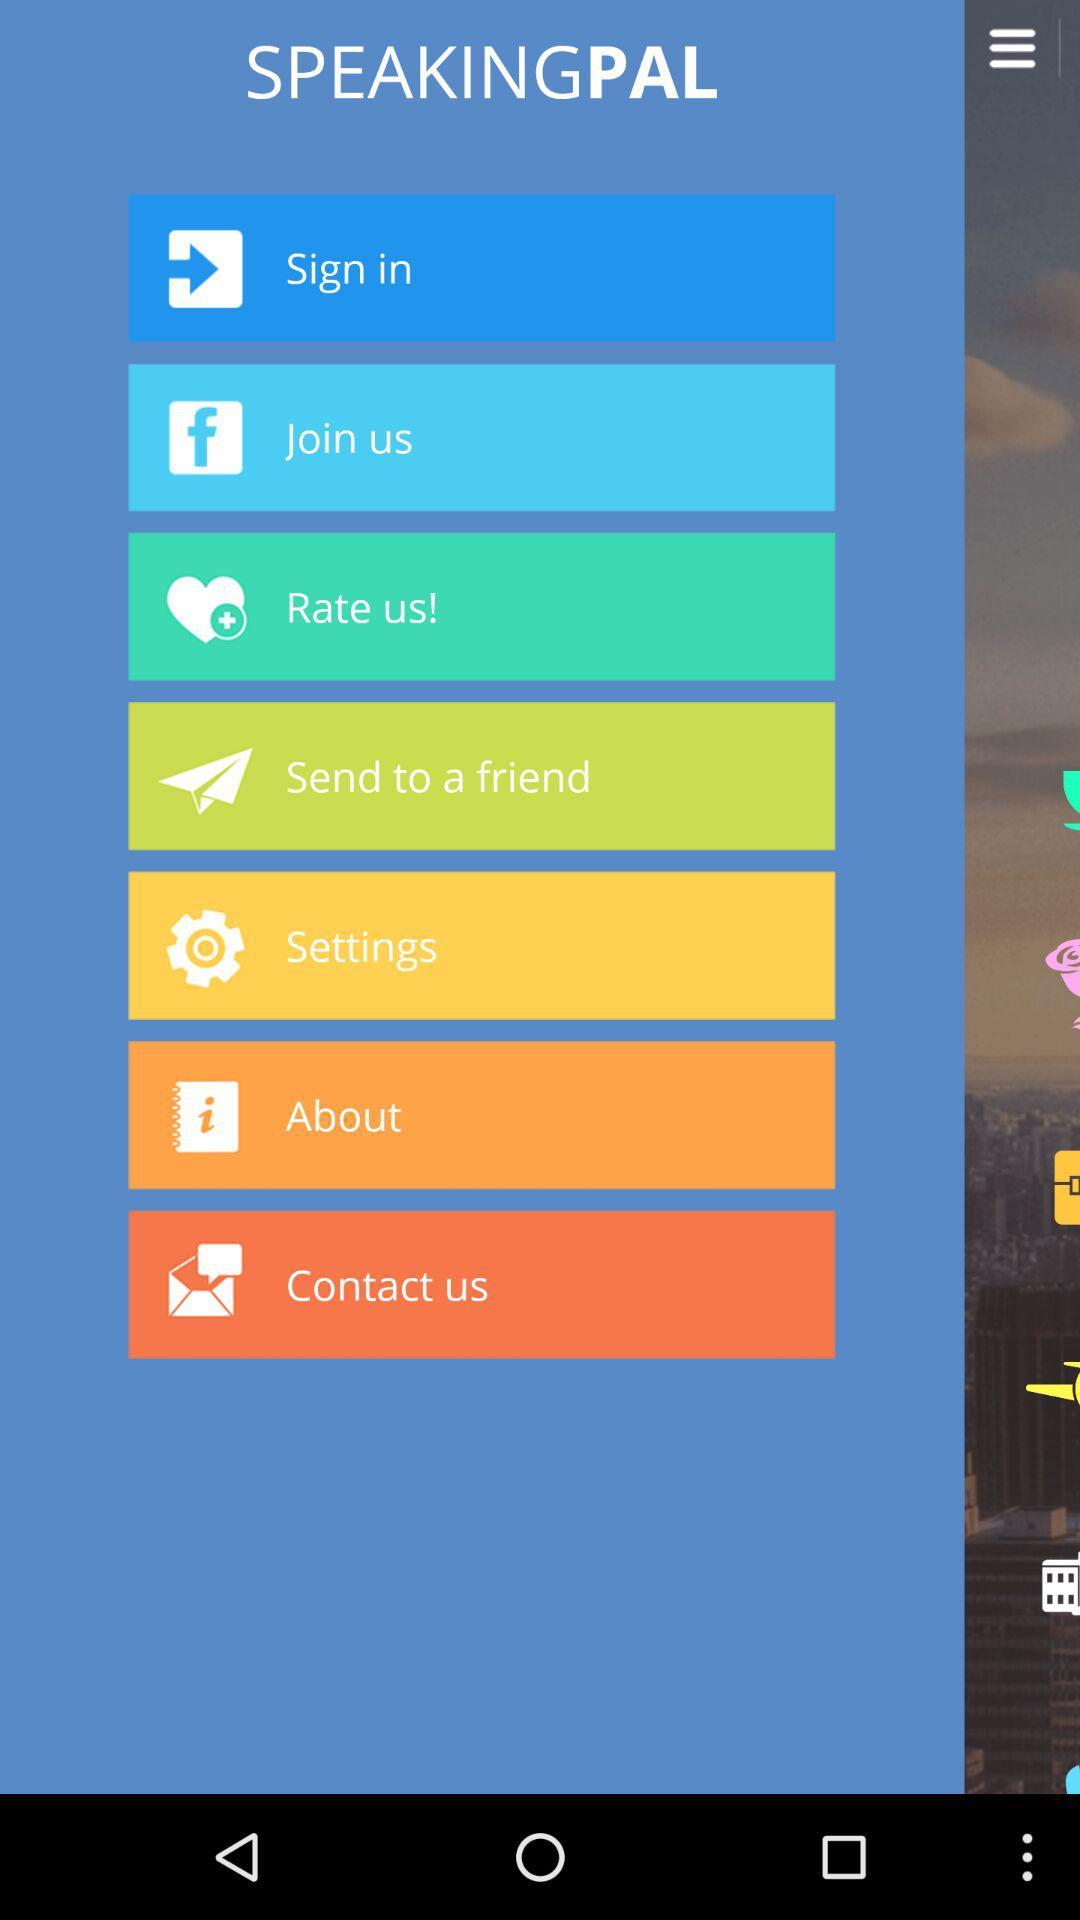 This screenshot has height=1920, width=1080. Describe the element at coordinates (1022, 57) in the screenshot. I see `open menu` at that location.